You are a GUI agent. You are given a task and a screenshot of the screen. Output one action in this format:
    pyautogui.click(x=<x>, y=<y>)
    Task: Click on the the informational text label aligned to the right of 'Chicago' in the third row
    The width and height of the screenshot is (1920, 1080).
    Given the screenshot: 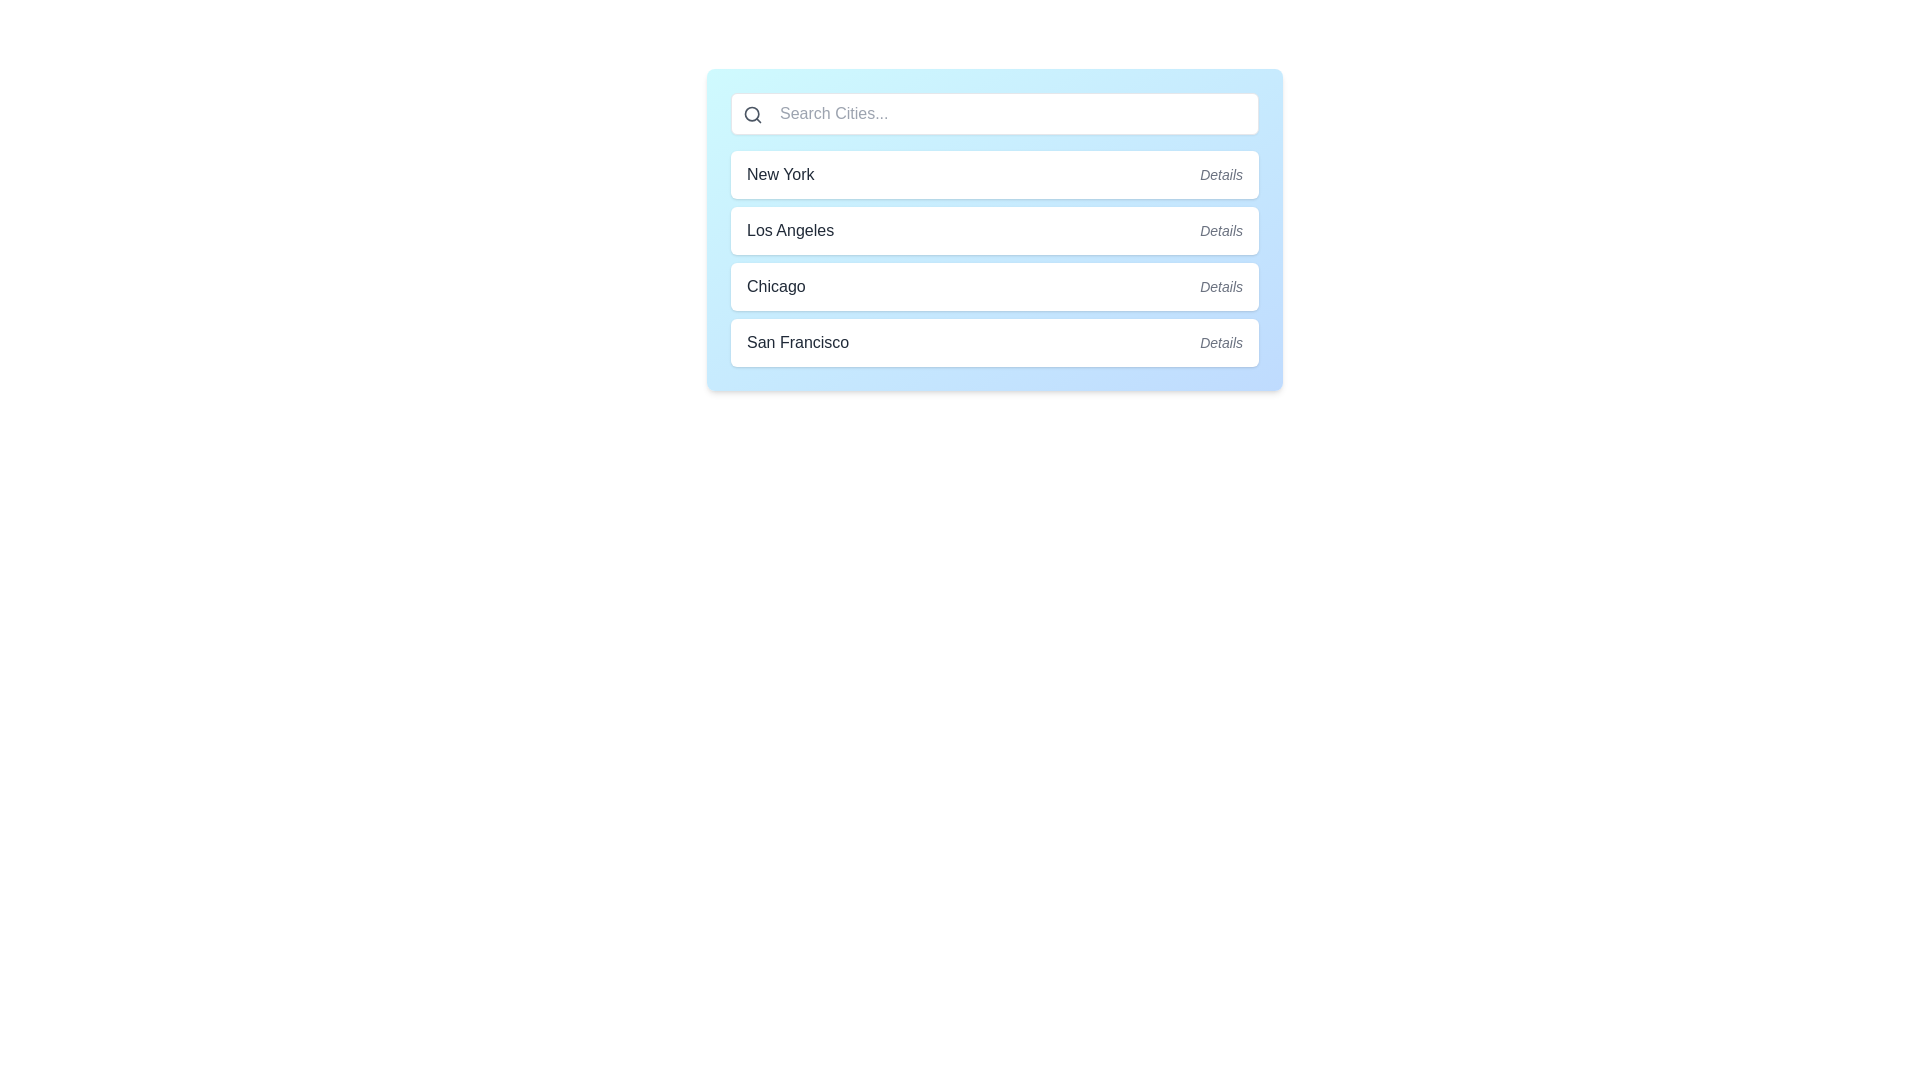 What is the action you would take?
    pyautogui.click(x=1220, y=286)
    